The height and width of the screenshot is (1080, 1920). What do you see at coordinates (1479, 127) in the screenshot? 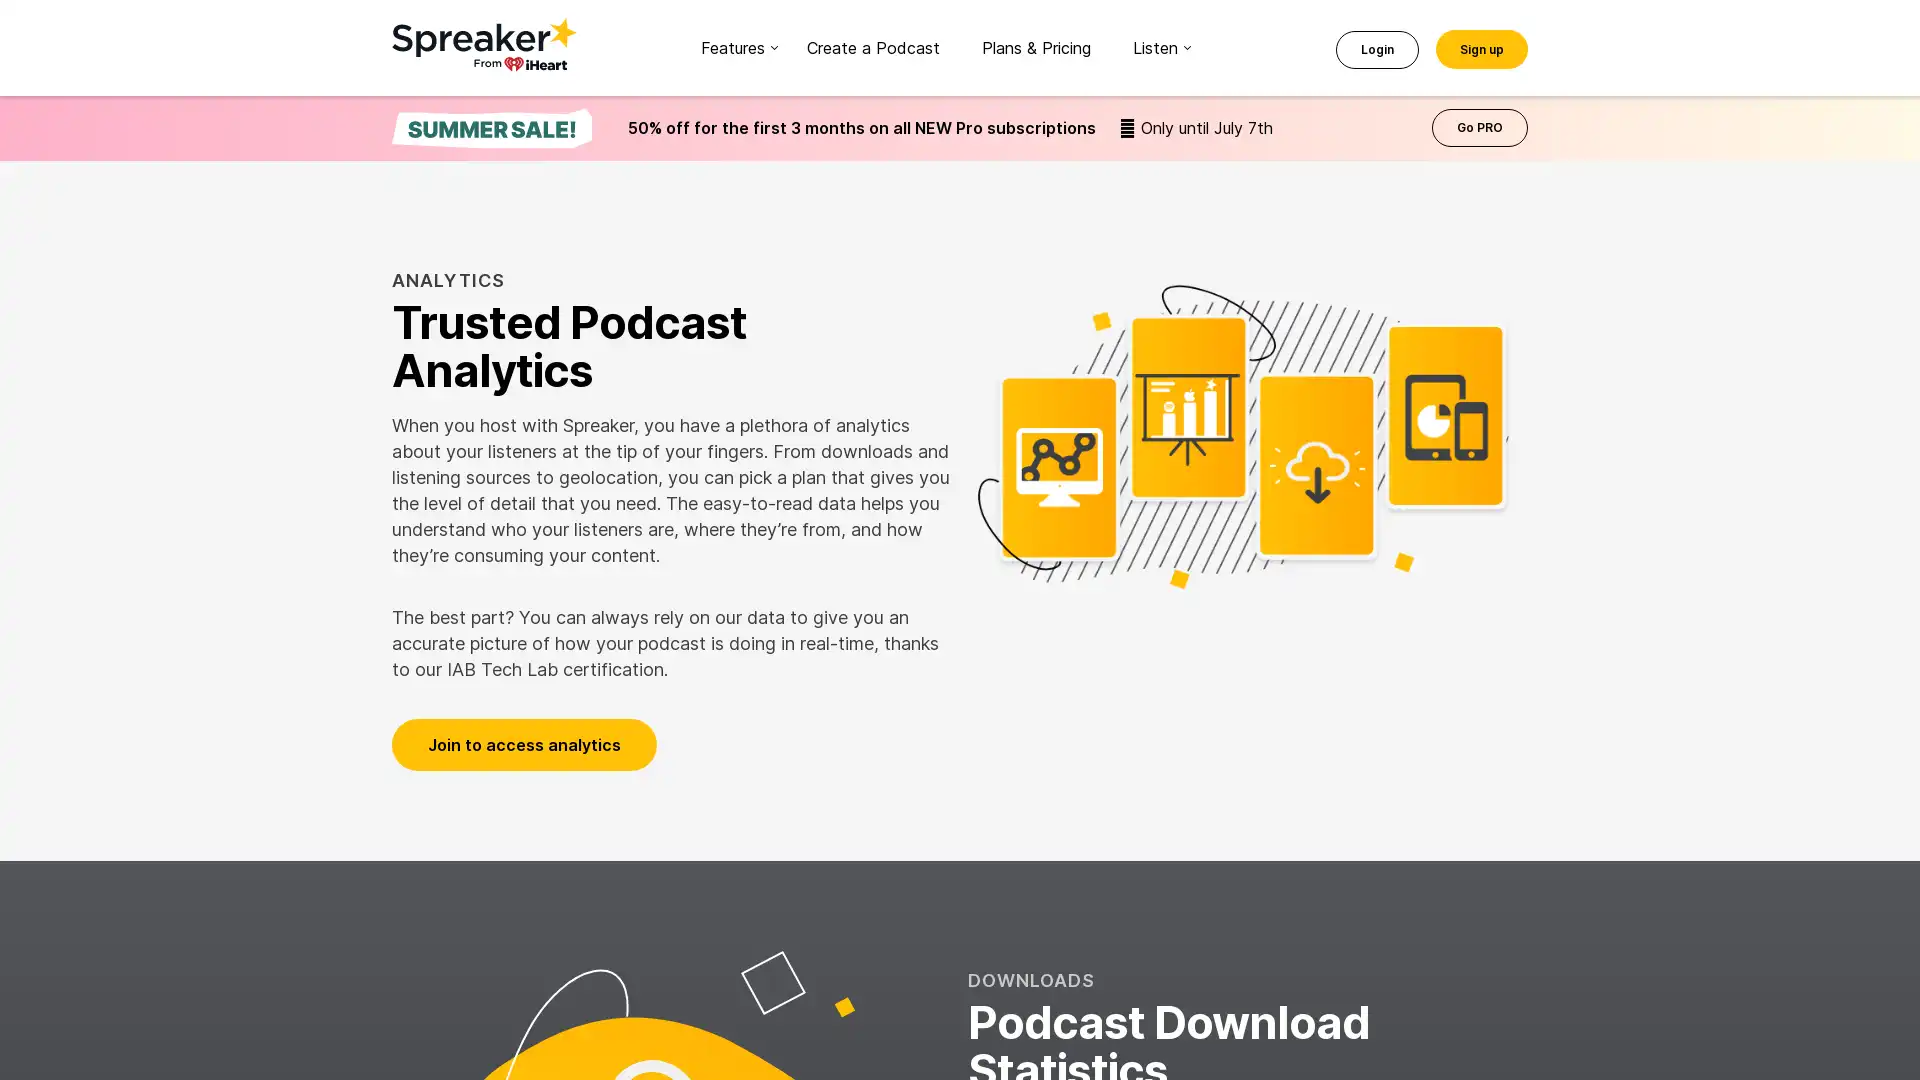
I see `Go PRO` at bounding box center [1479, 127].